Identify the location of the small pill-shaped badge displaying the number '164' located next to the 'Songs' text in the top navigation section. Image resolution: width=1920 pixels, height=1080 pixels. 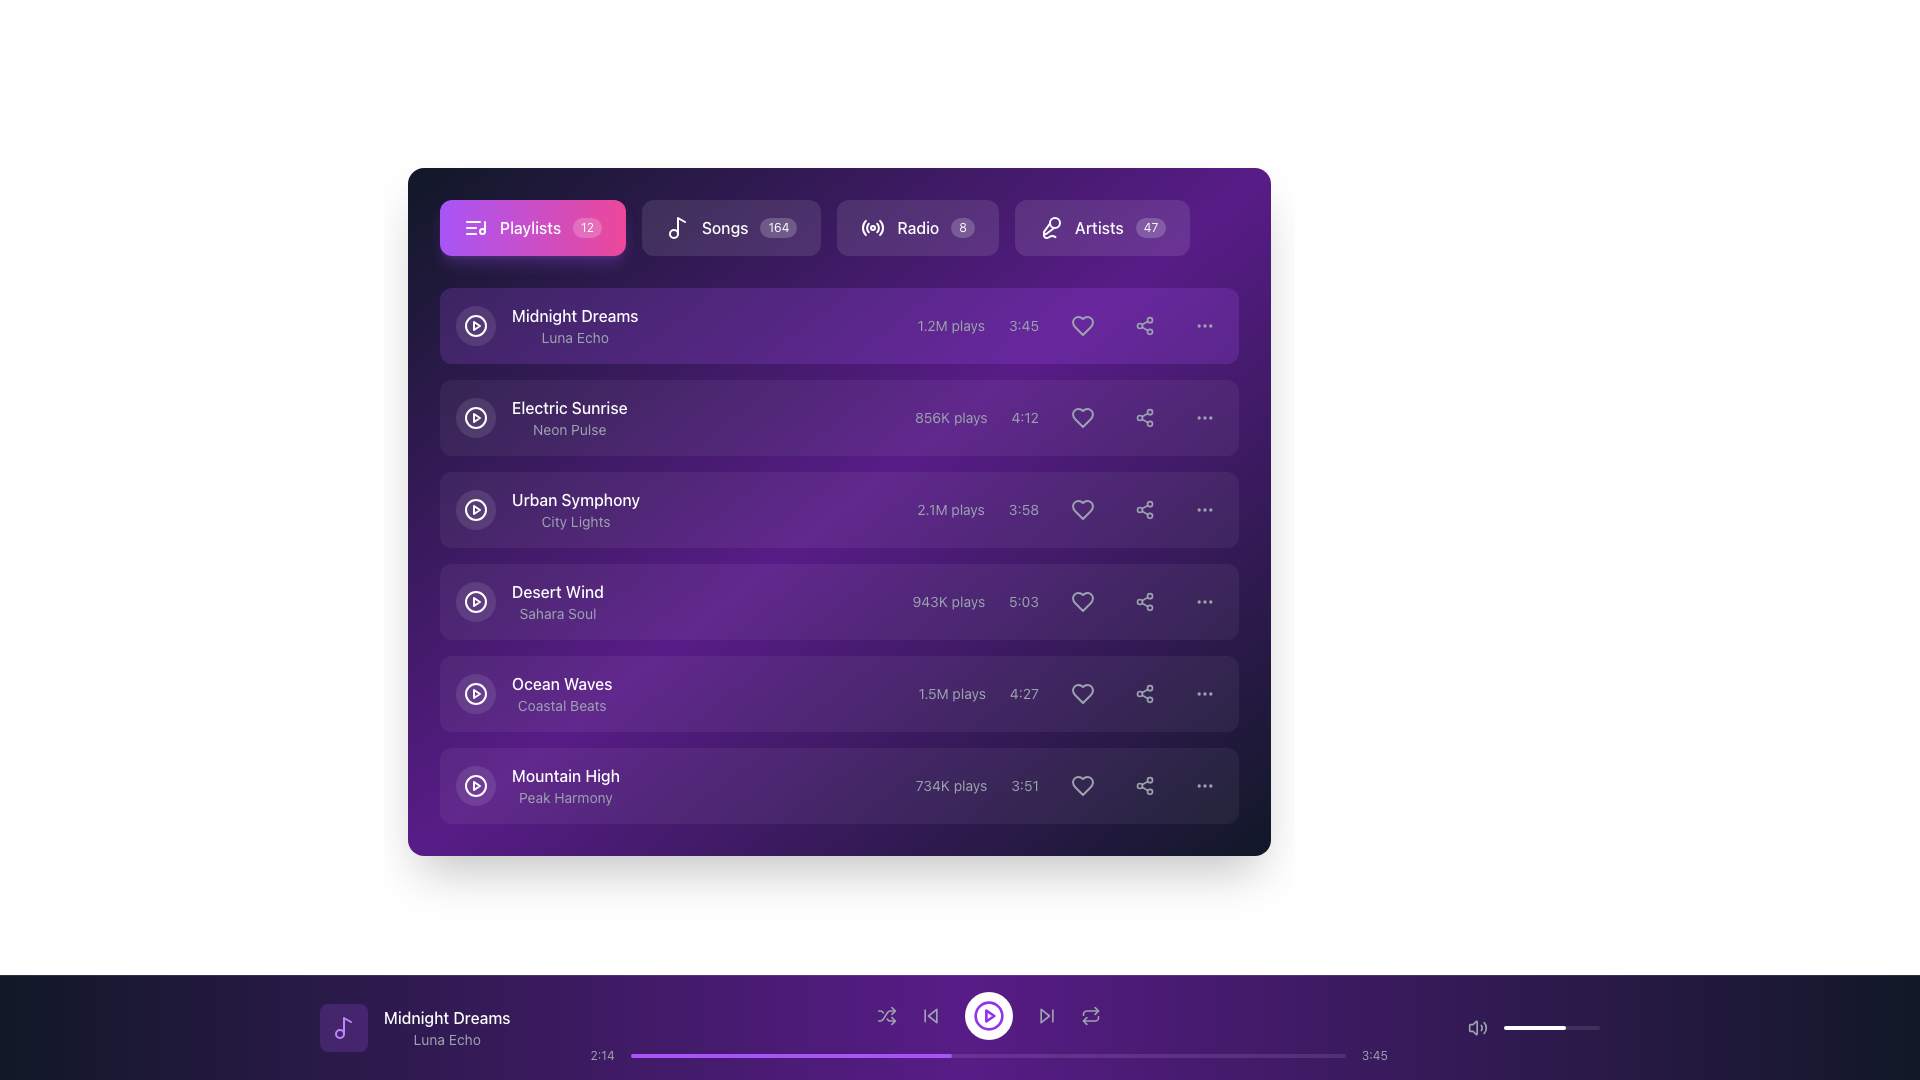
(777, 226).